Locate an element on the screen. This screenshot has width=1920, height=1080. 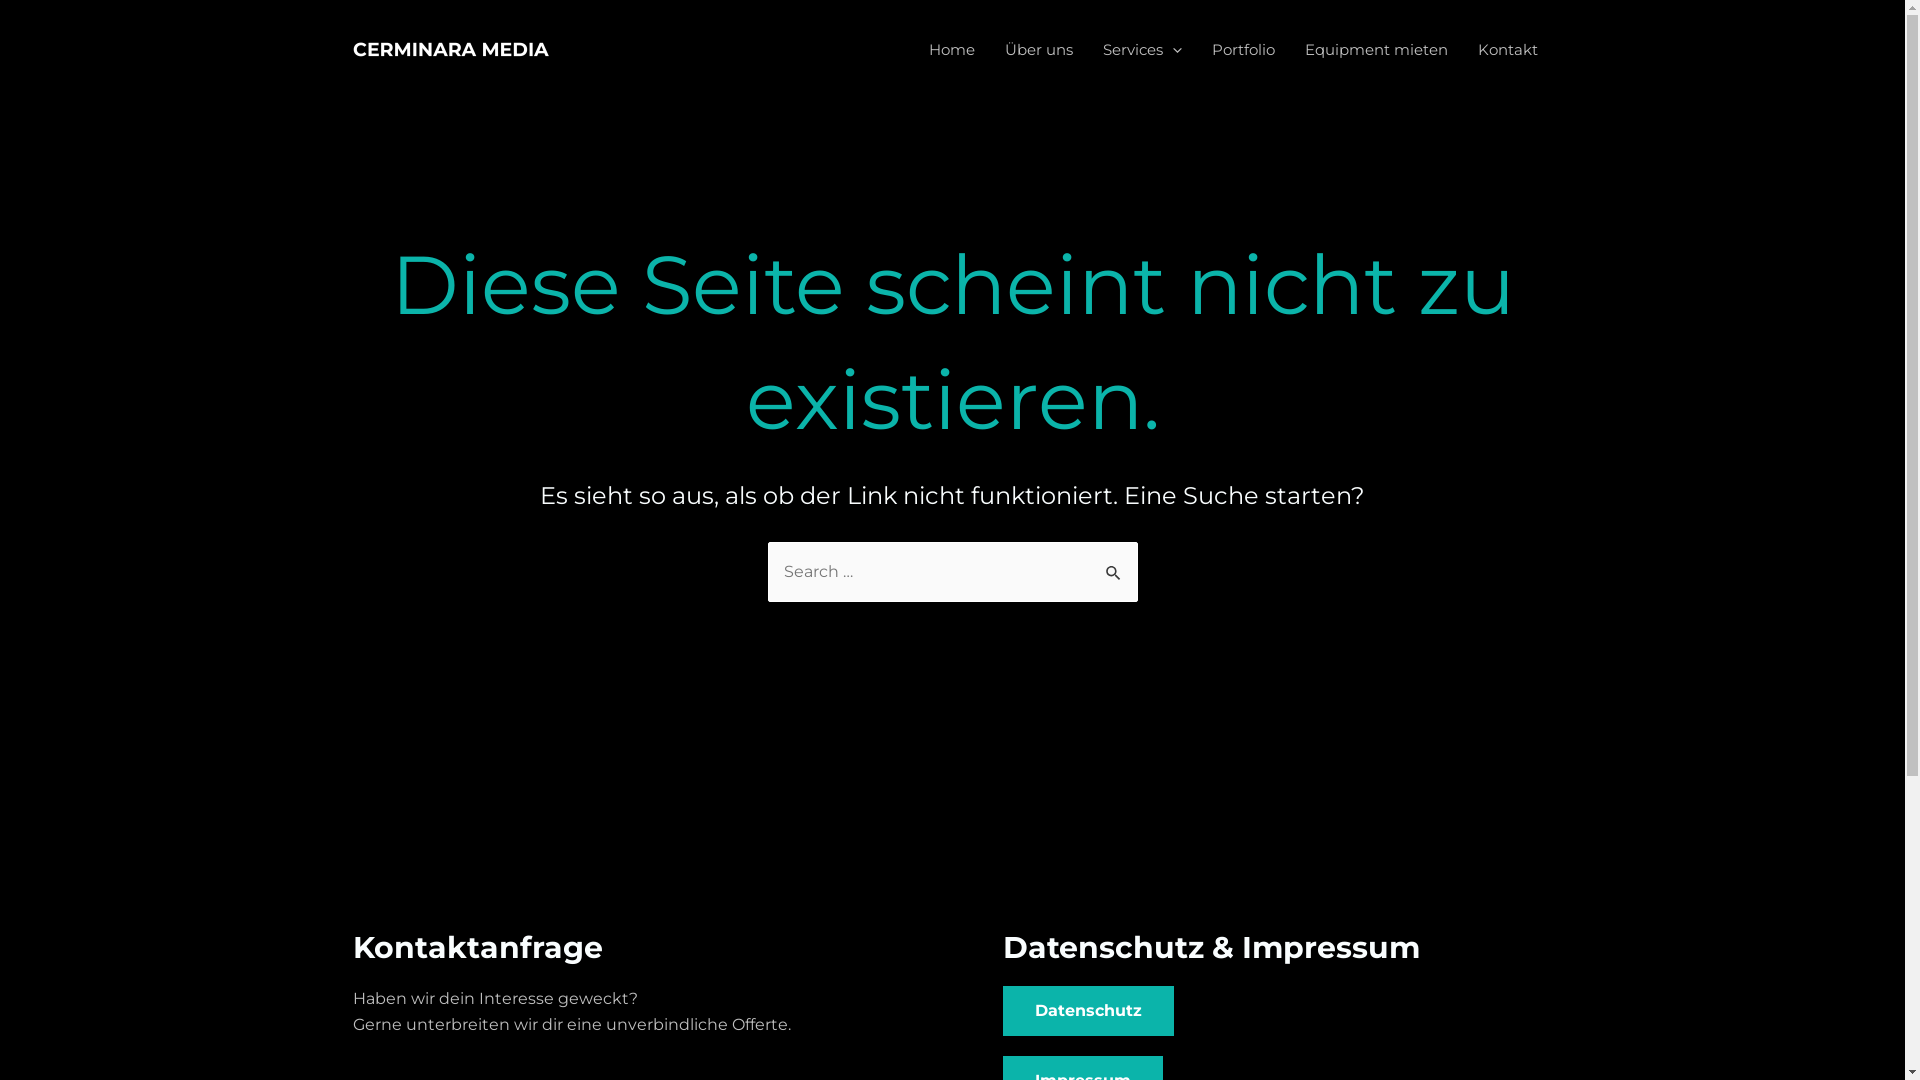
'Portfolio' is located at coordinates (1241, 49).